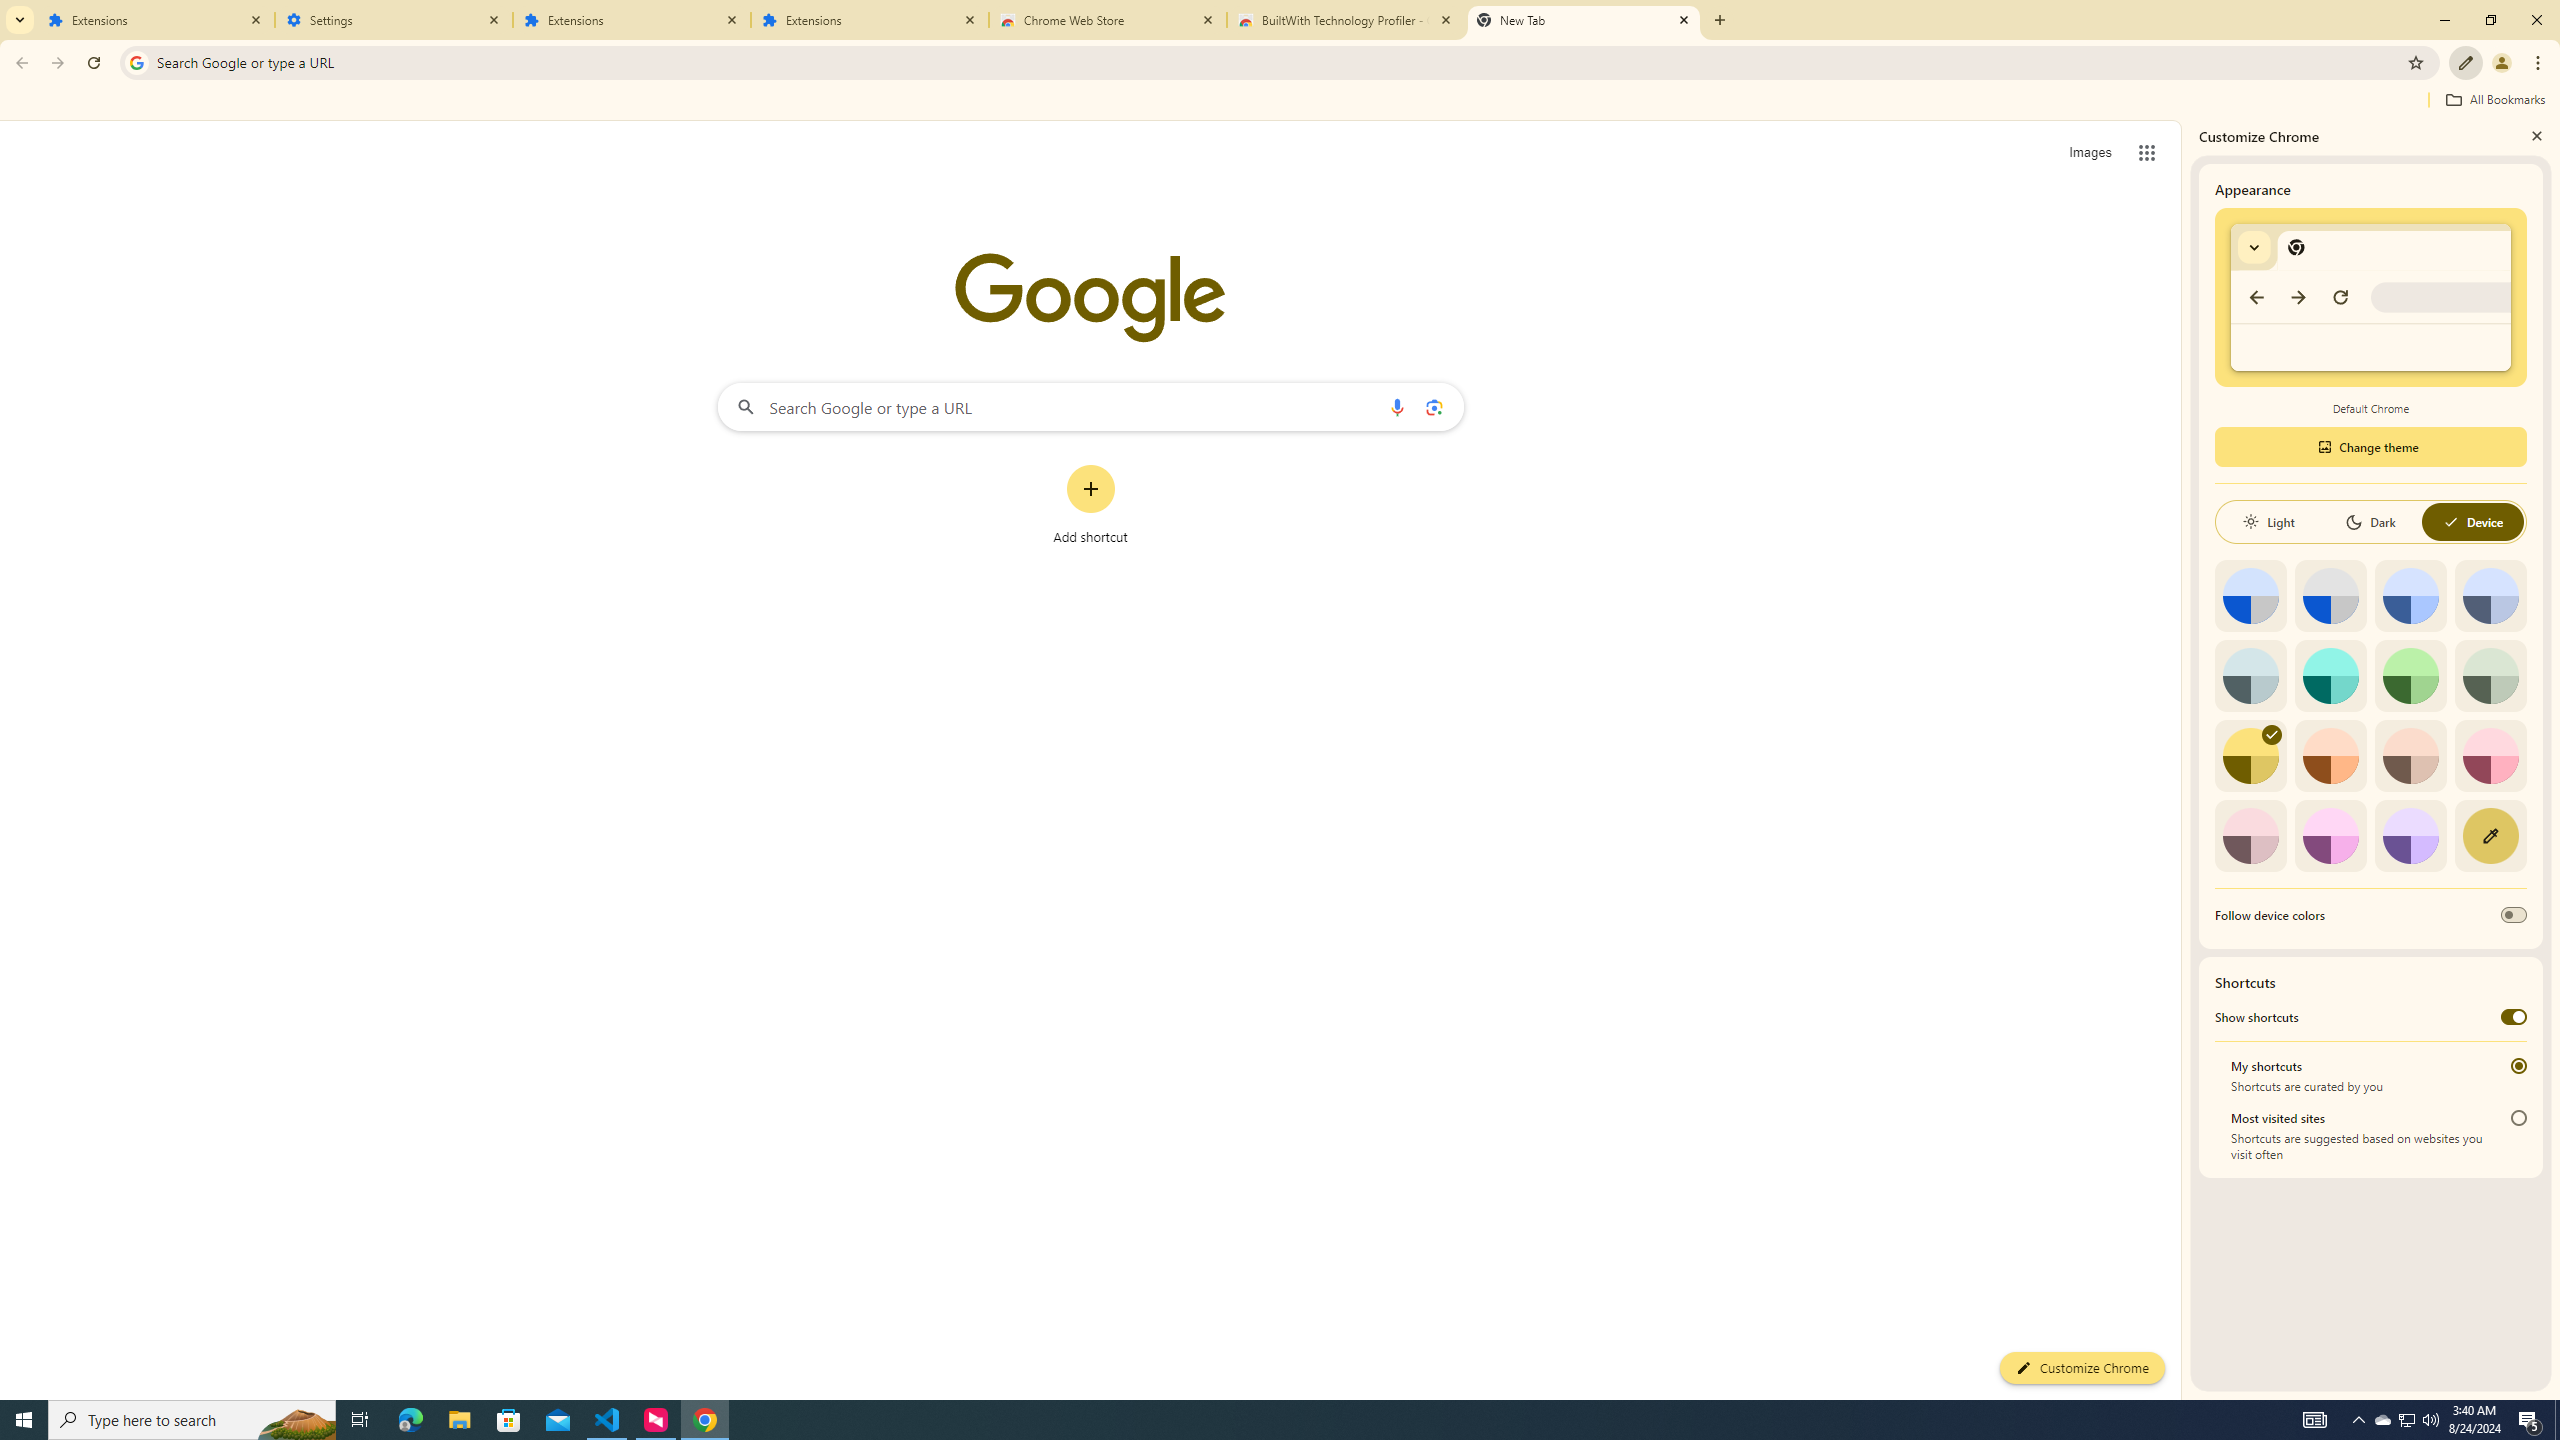 The width and height of the screenshot is (2560, 1440). I want to click on 'Change theme', so click(2369, 447).